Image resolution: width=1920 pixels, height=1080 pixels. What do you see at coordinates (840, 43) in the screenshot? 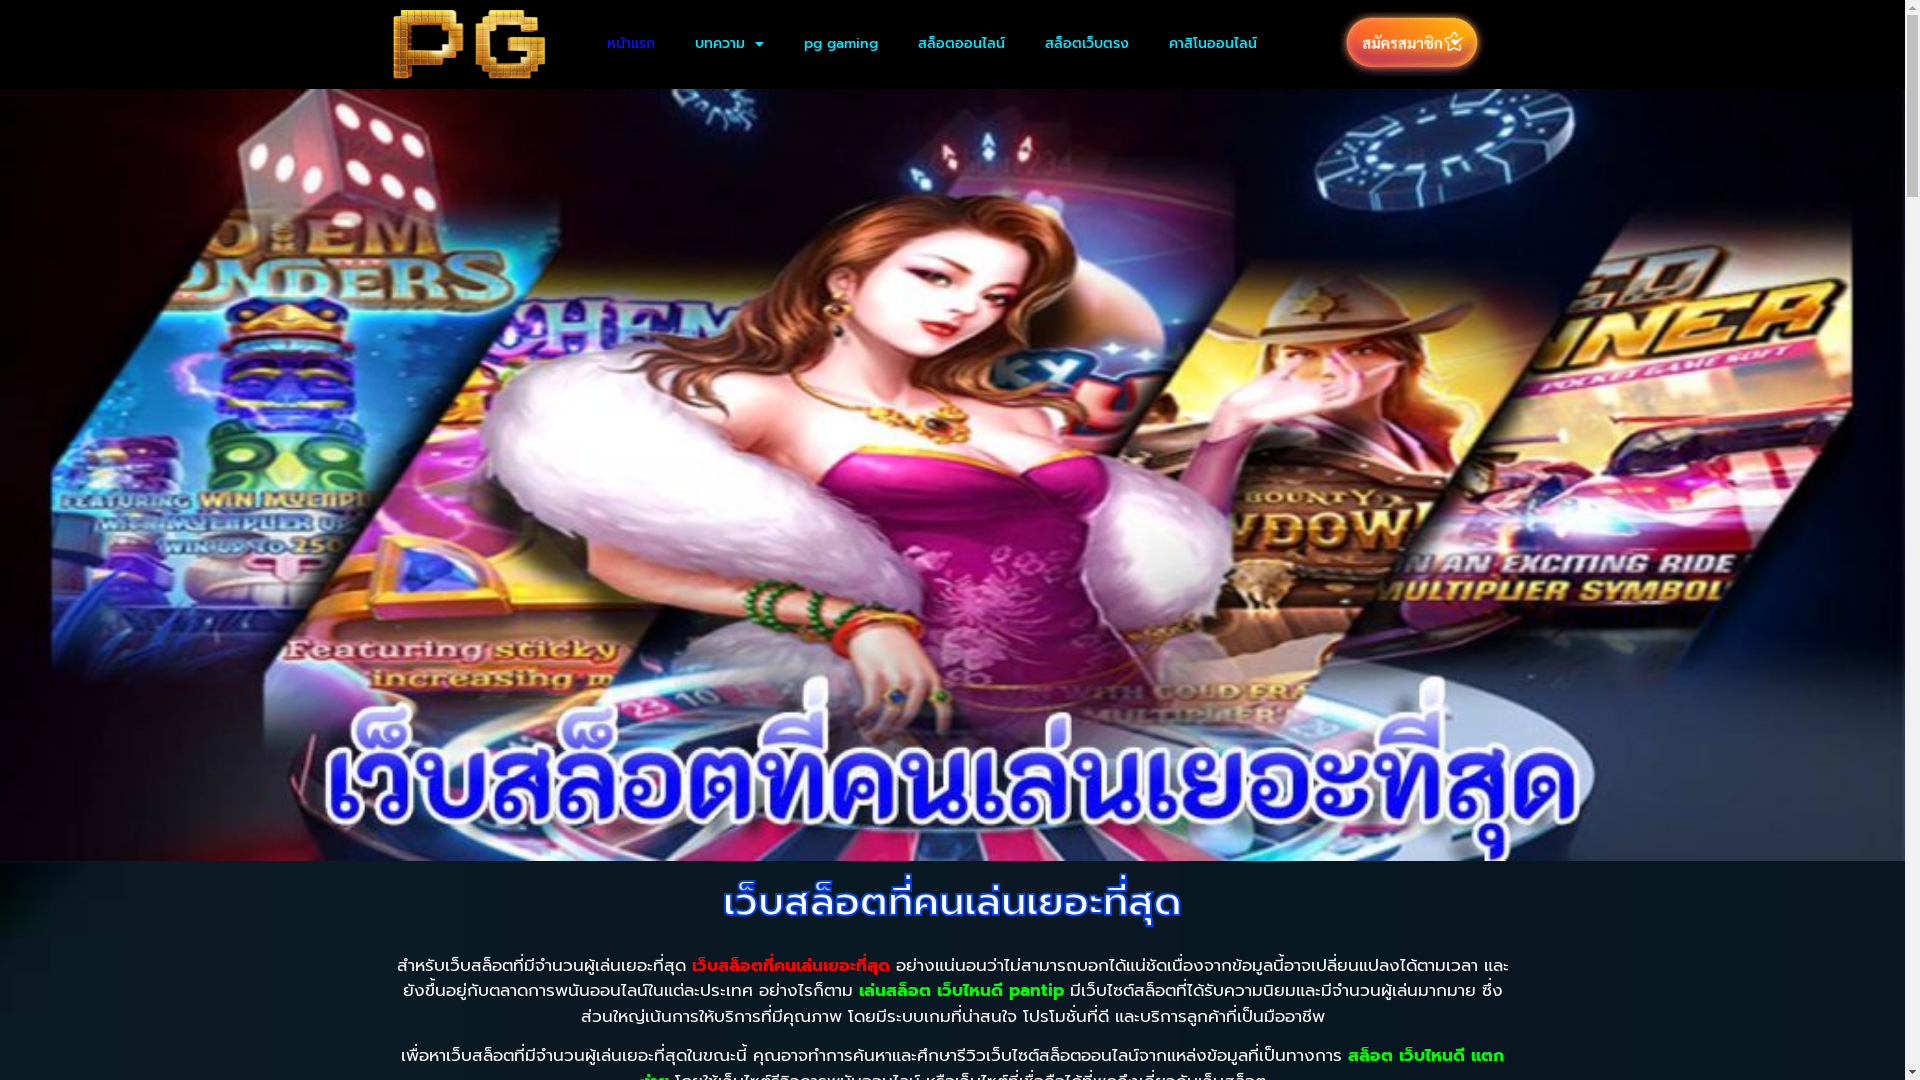
I see `'pg gaming'` at bounding box center [840, 43].